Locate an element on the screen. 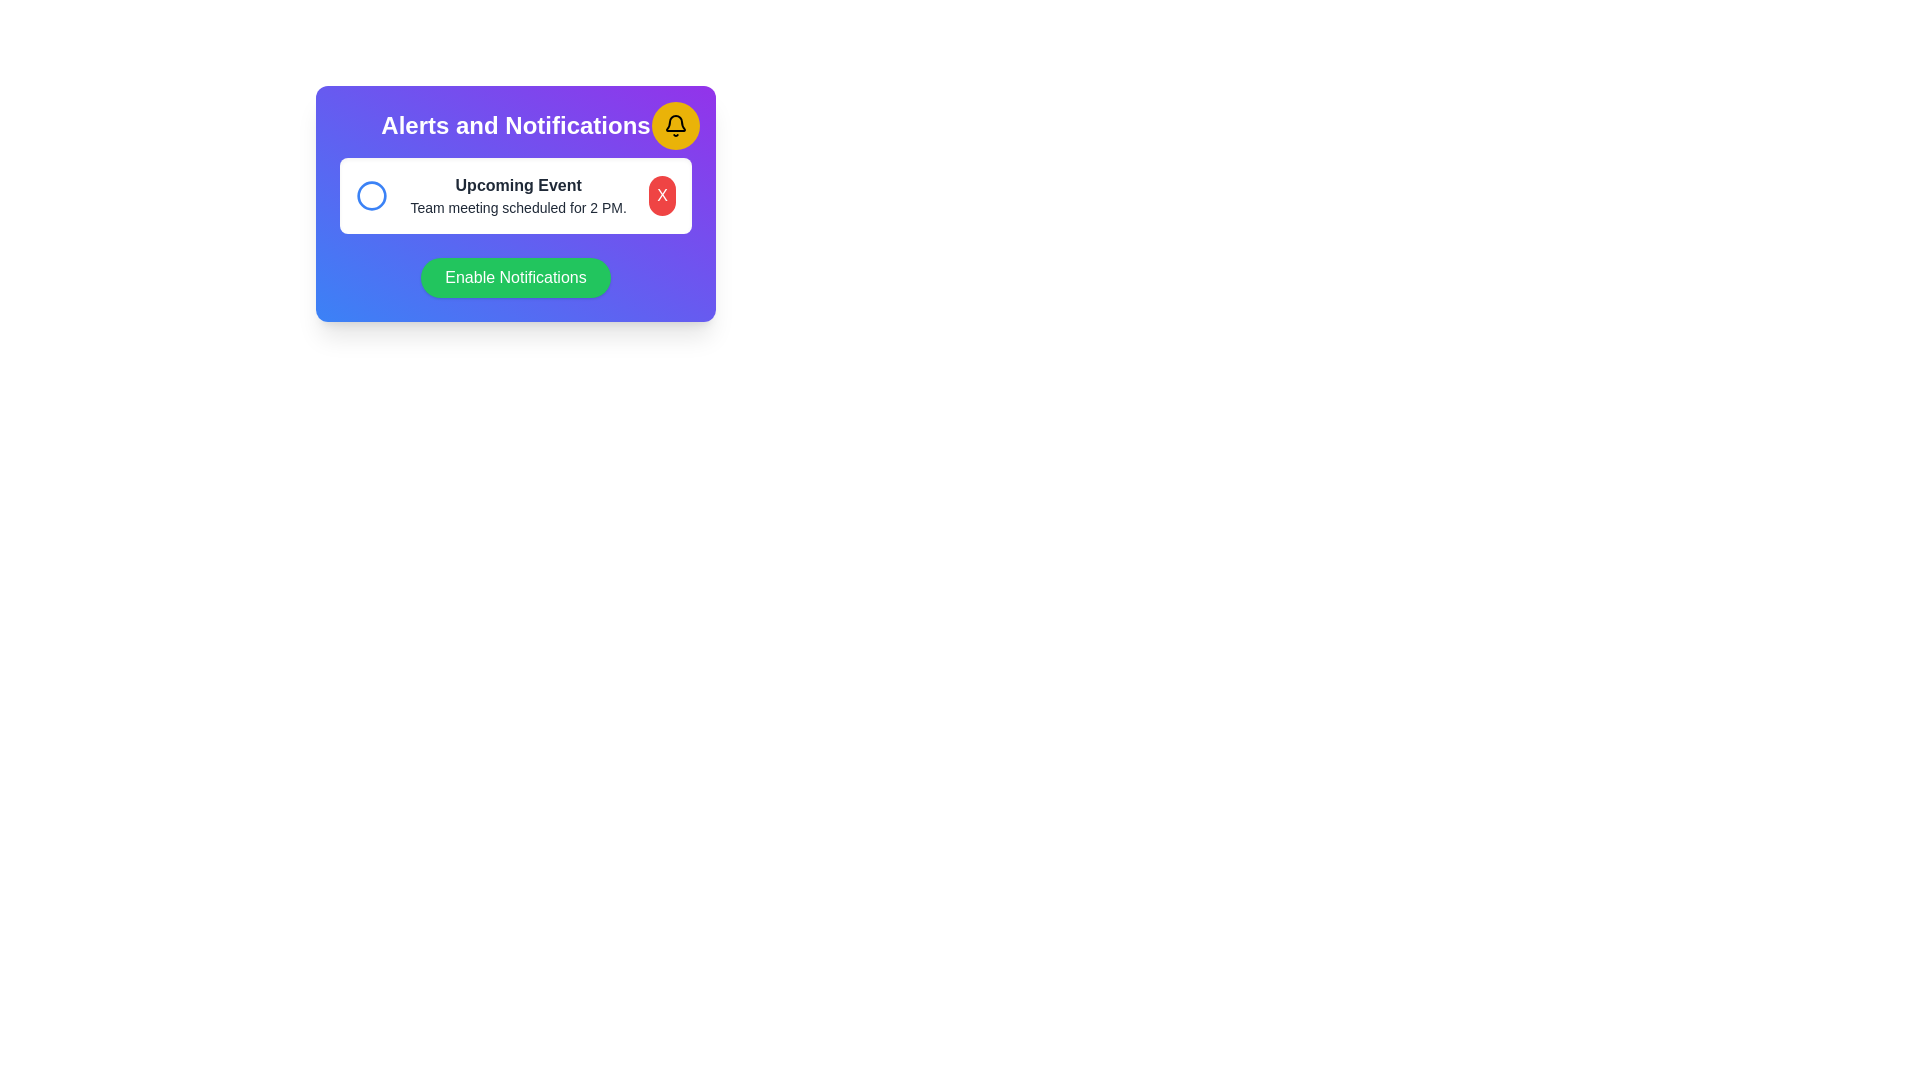  informational text from the text block that says 'Upcoming Event' and 'Team meeting scheduled for 2 PM.' is located at coordinates (518, 196).